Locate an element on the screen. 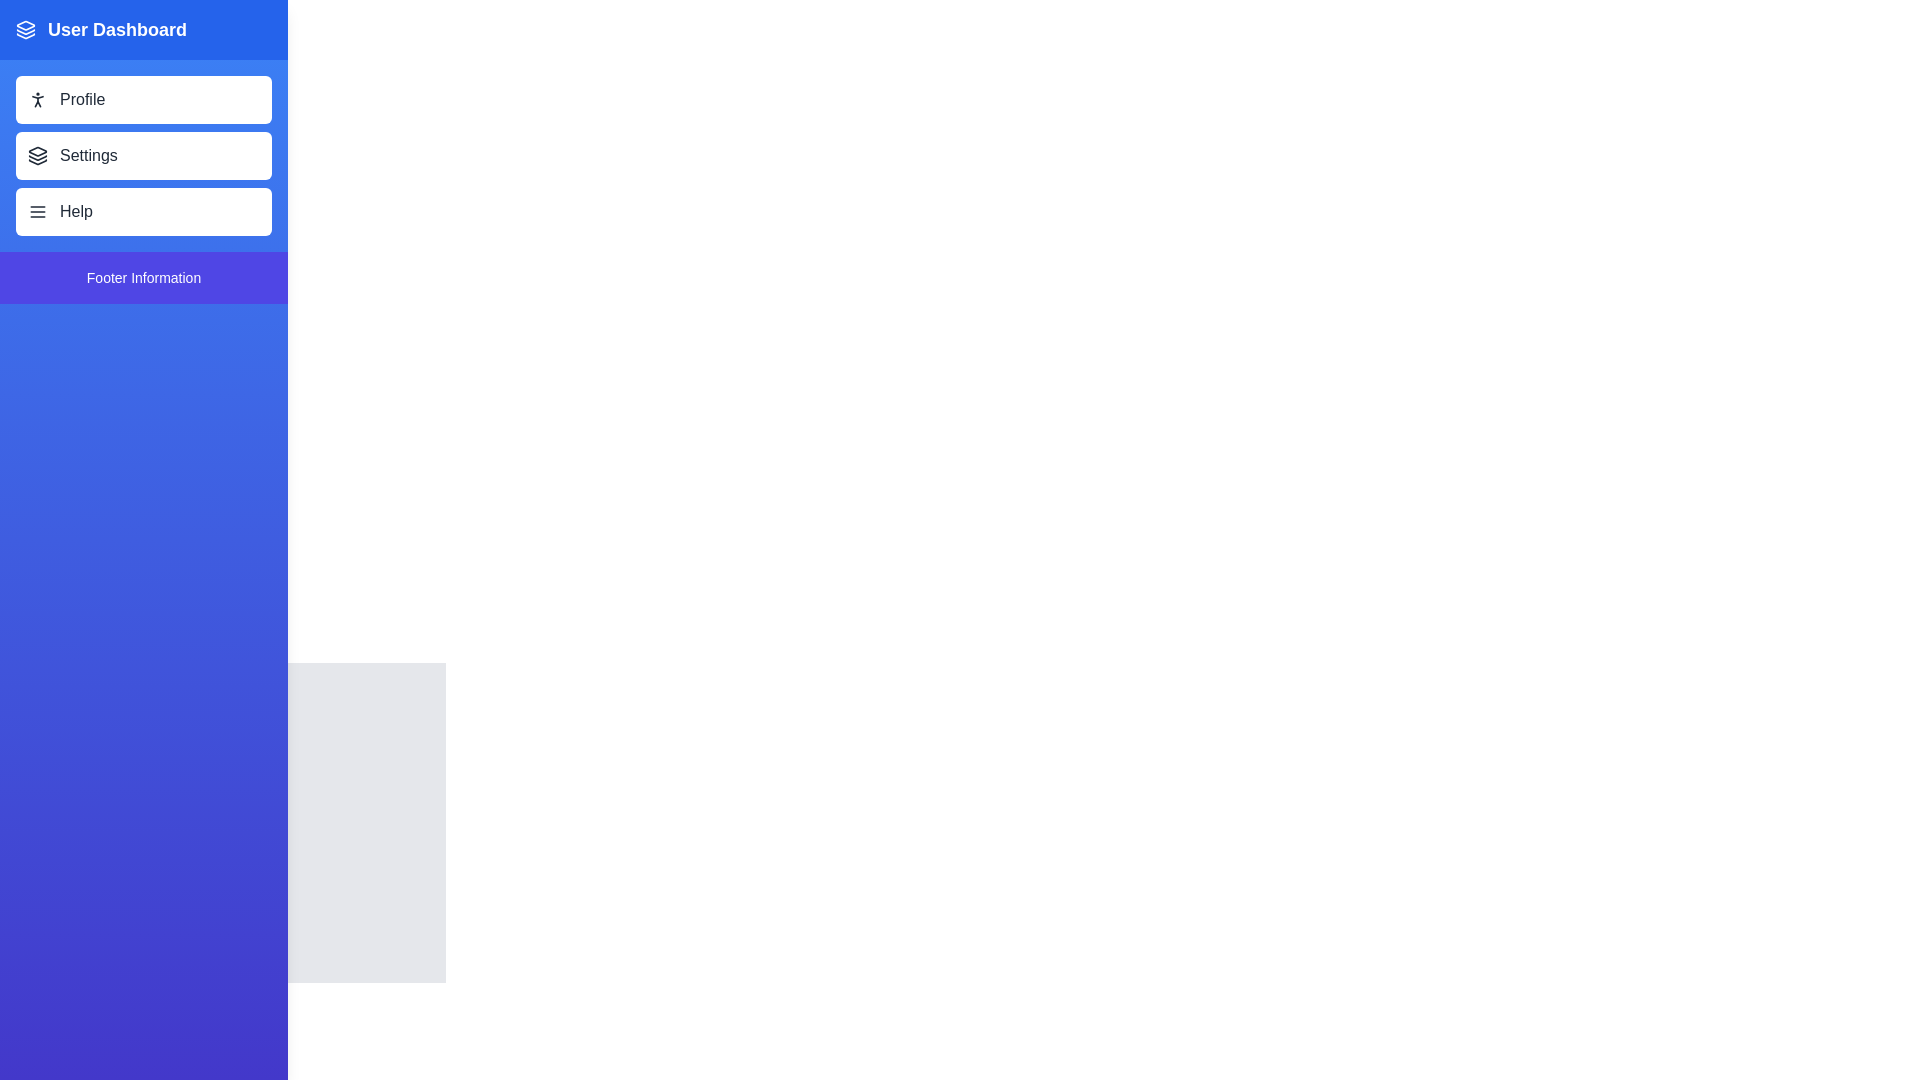 Image resolution: width=1920 pixels, height=1080 pixels. the SVG icon representing stacked layers in the navigation header of the User Dashboard is located at coordinates (25, 30).